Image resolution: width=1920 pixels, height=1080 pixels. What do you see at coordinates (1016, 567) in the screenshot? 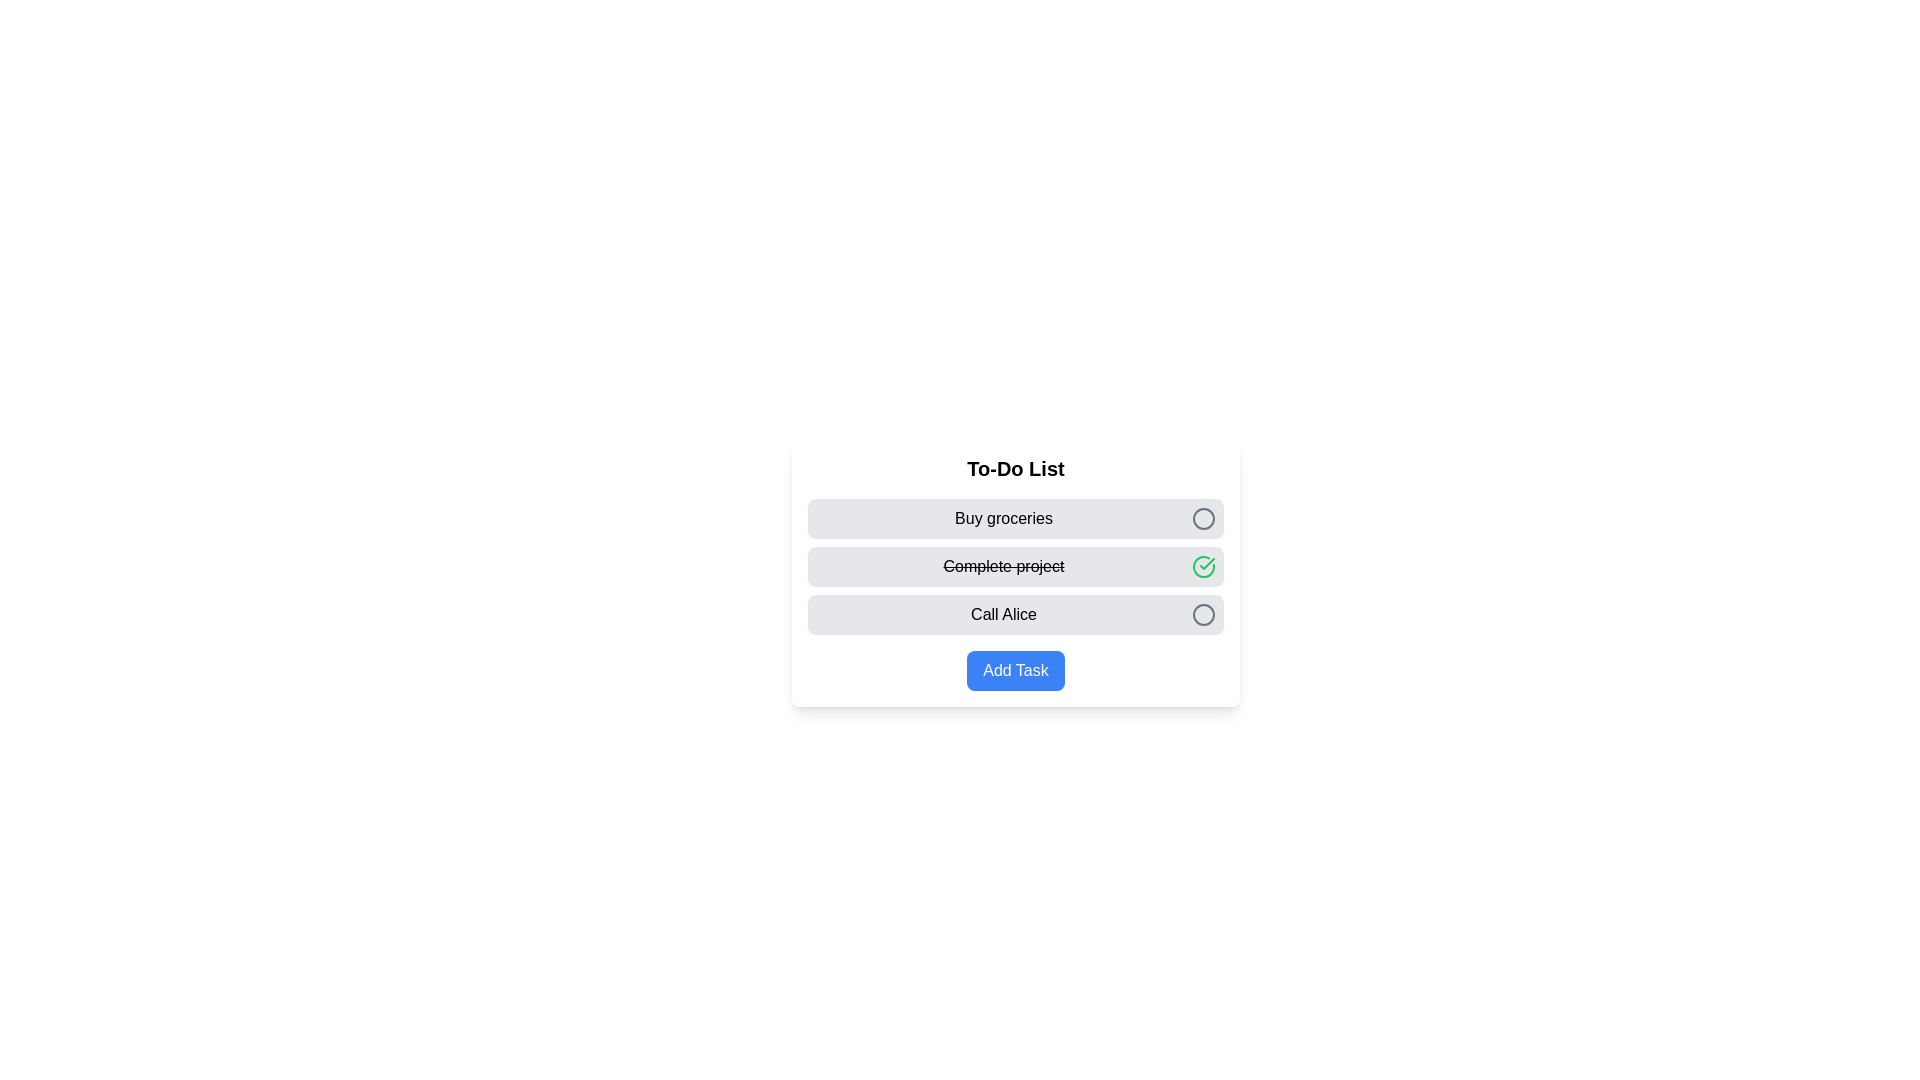
I see `the completed task item in the to-do list, which is the second item positioned beneath 'Buy groceries' and above 'Call Alice'` at bounding box center [1016, 567].